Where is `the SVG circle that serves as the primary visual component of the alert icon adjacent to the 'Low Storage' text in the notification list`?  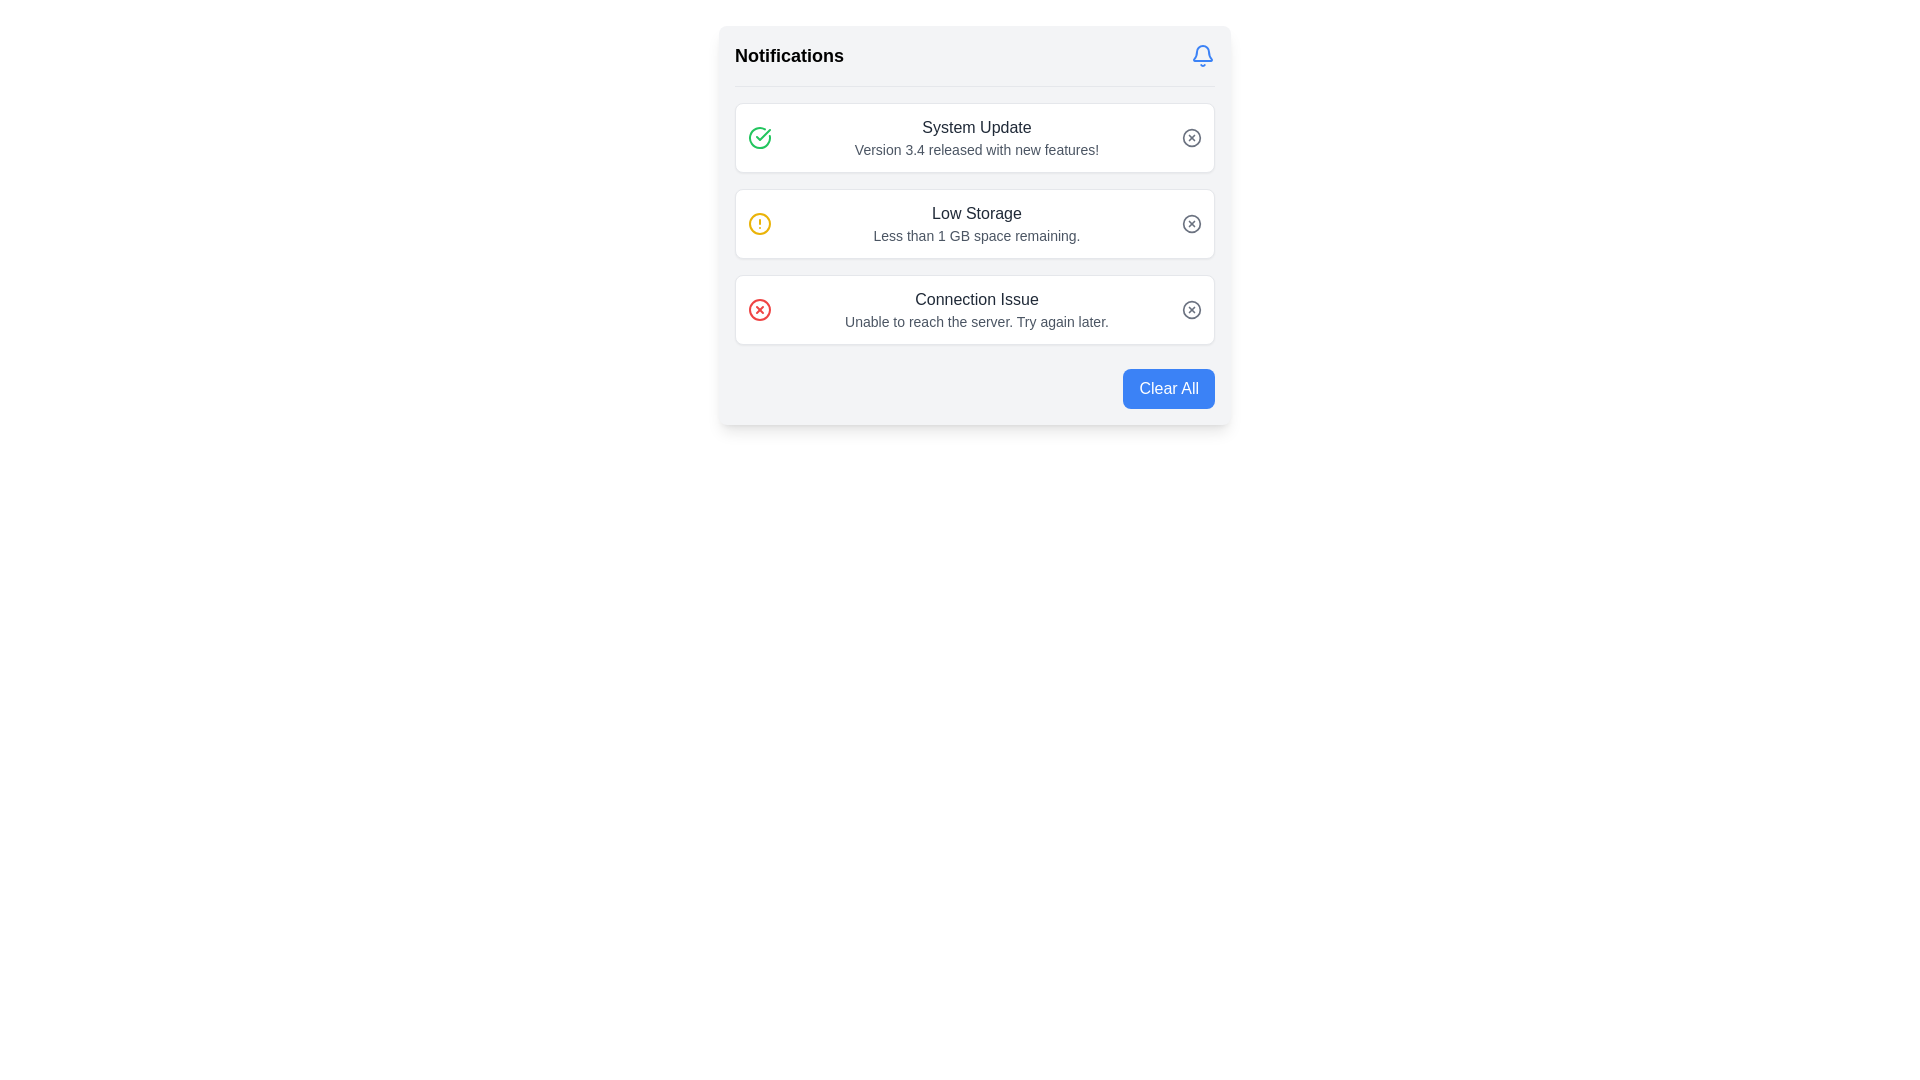
the SVG circle that serves as the primary visual component of the alert icon adjacent to the 'Low Storage' text in the notification list is located at coordinates (758, 223).